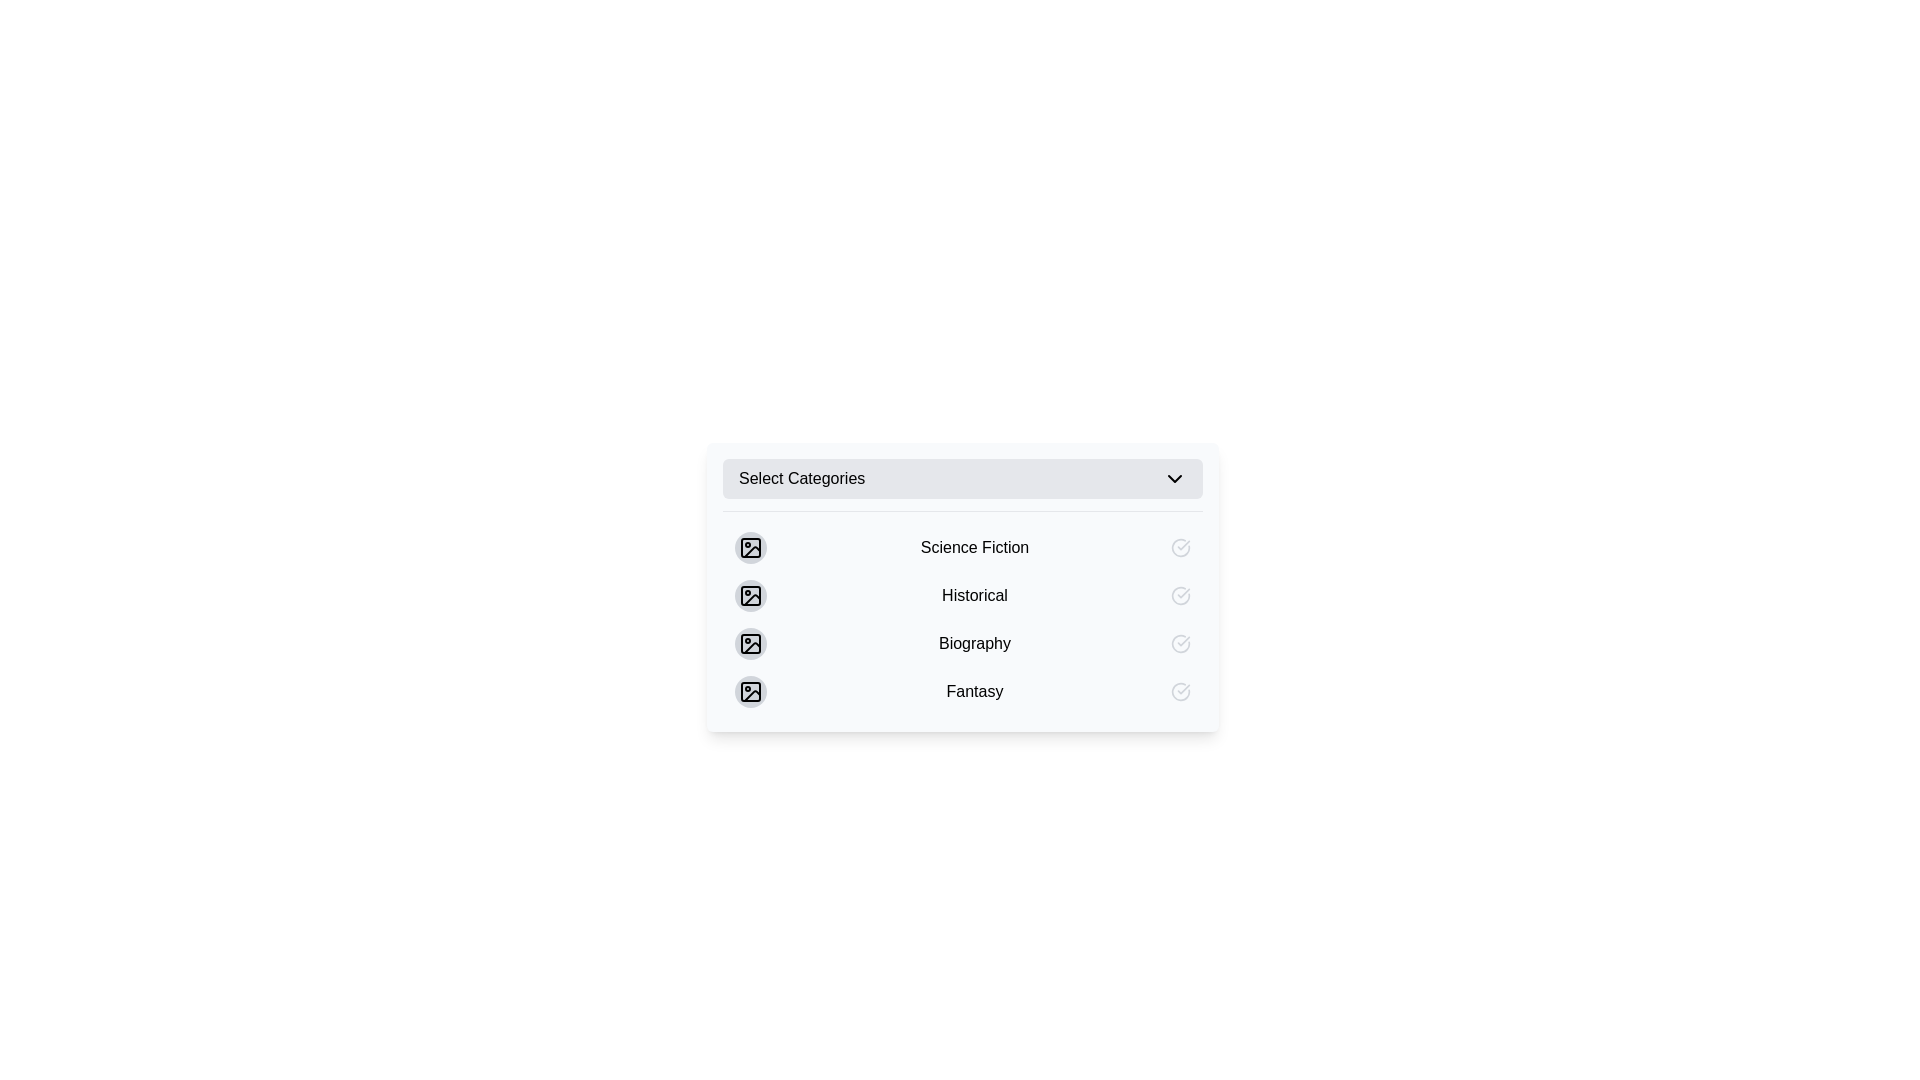  What do you see at coordinates (1180, 595) in the screenshot?
I see `the icon at the far-right of the 'Historical' row` at bounding box center [1180, 595].